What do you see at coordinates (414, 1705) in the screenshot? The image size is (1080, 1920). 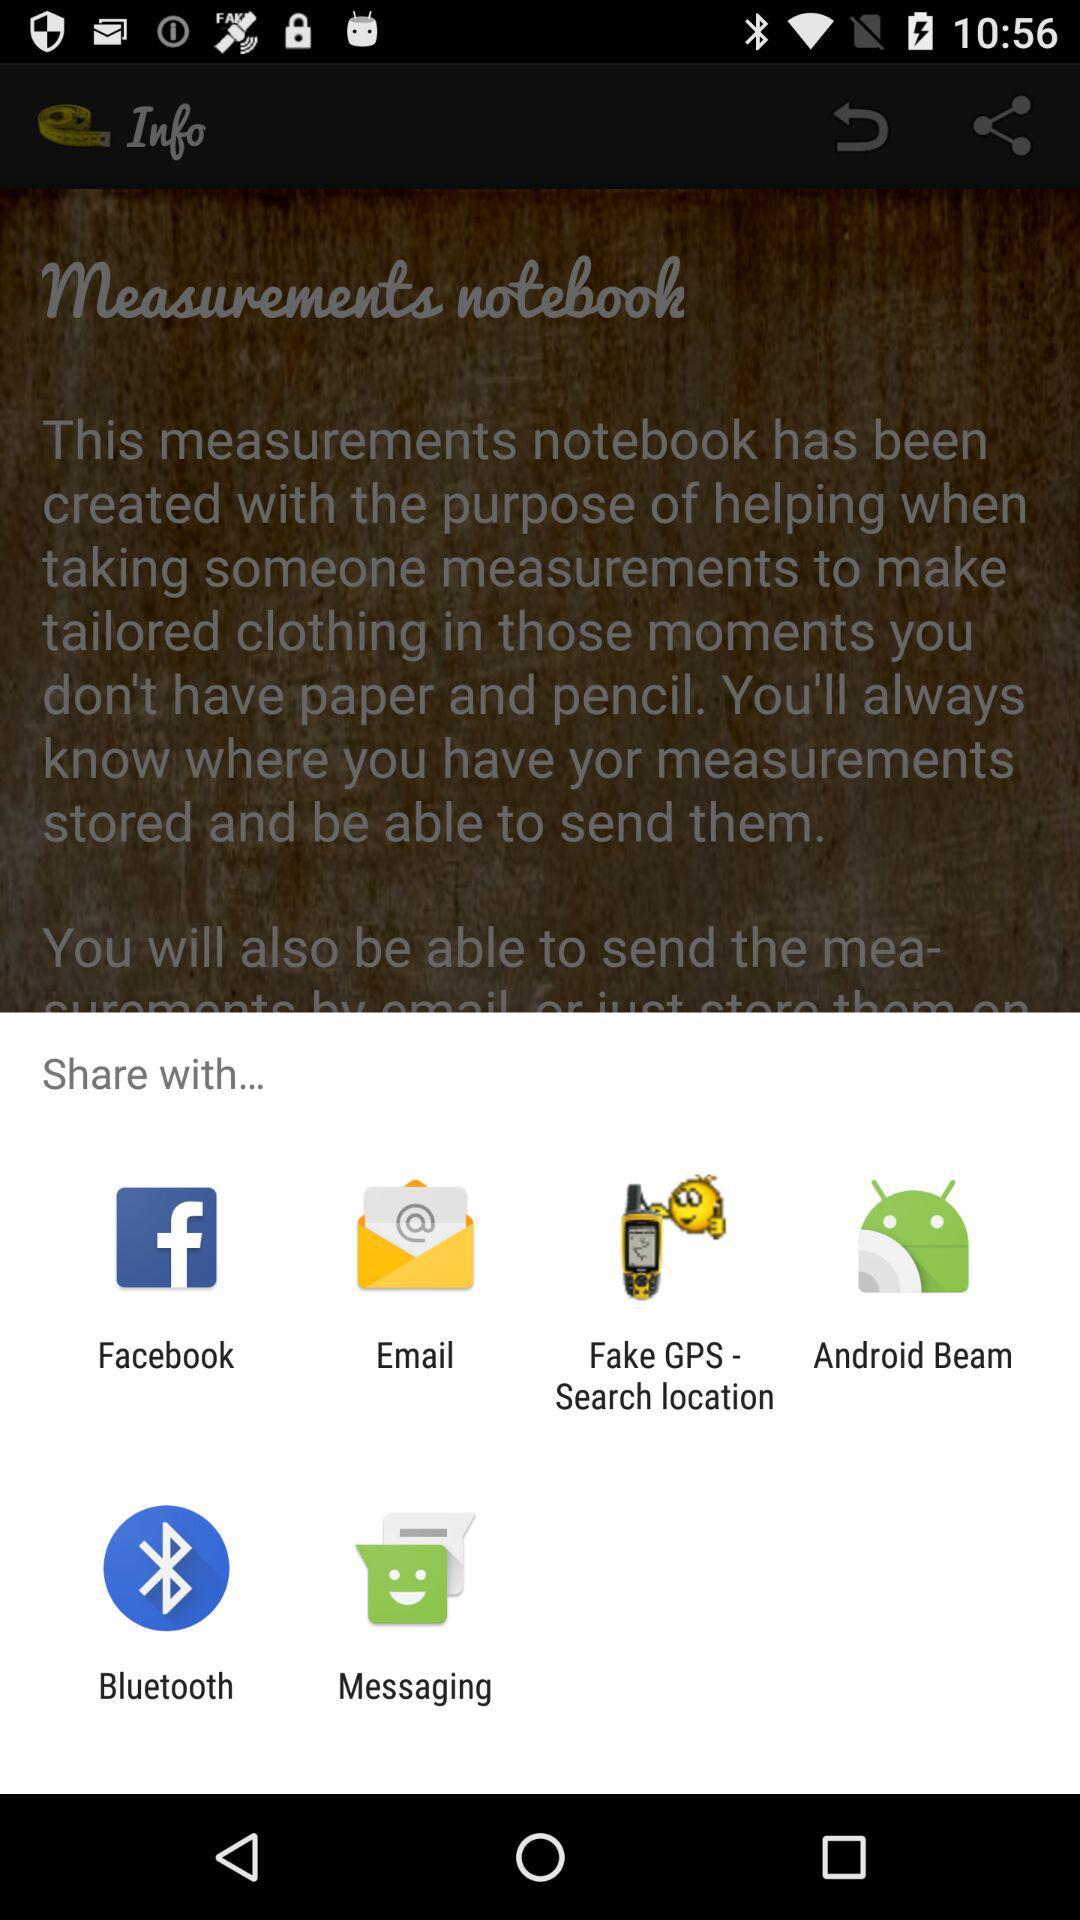 I see `messaging app` at bounding box center [414, 1705].